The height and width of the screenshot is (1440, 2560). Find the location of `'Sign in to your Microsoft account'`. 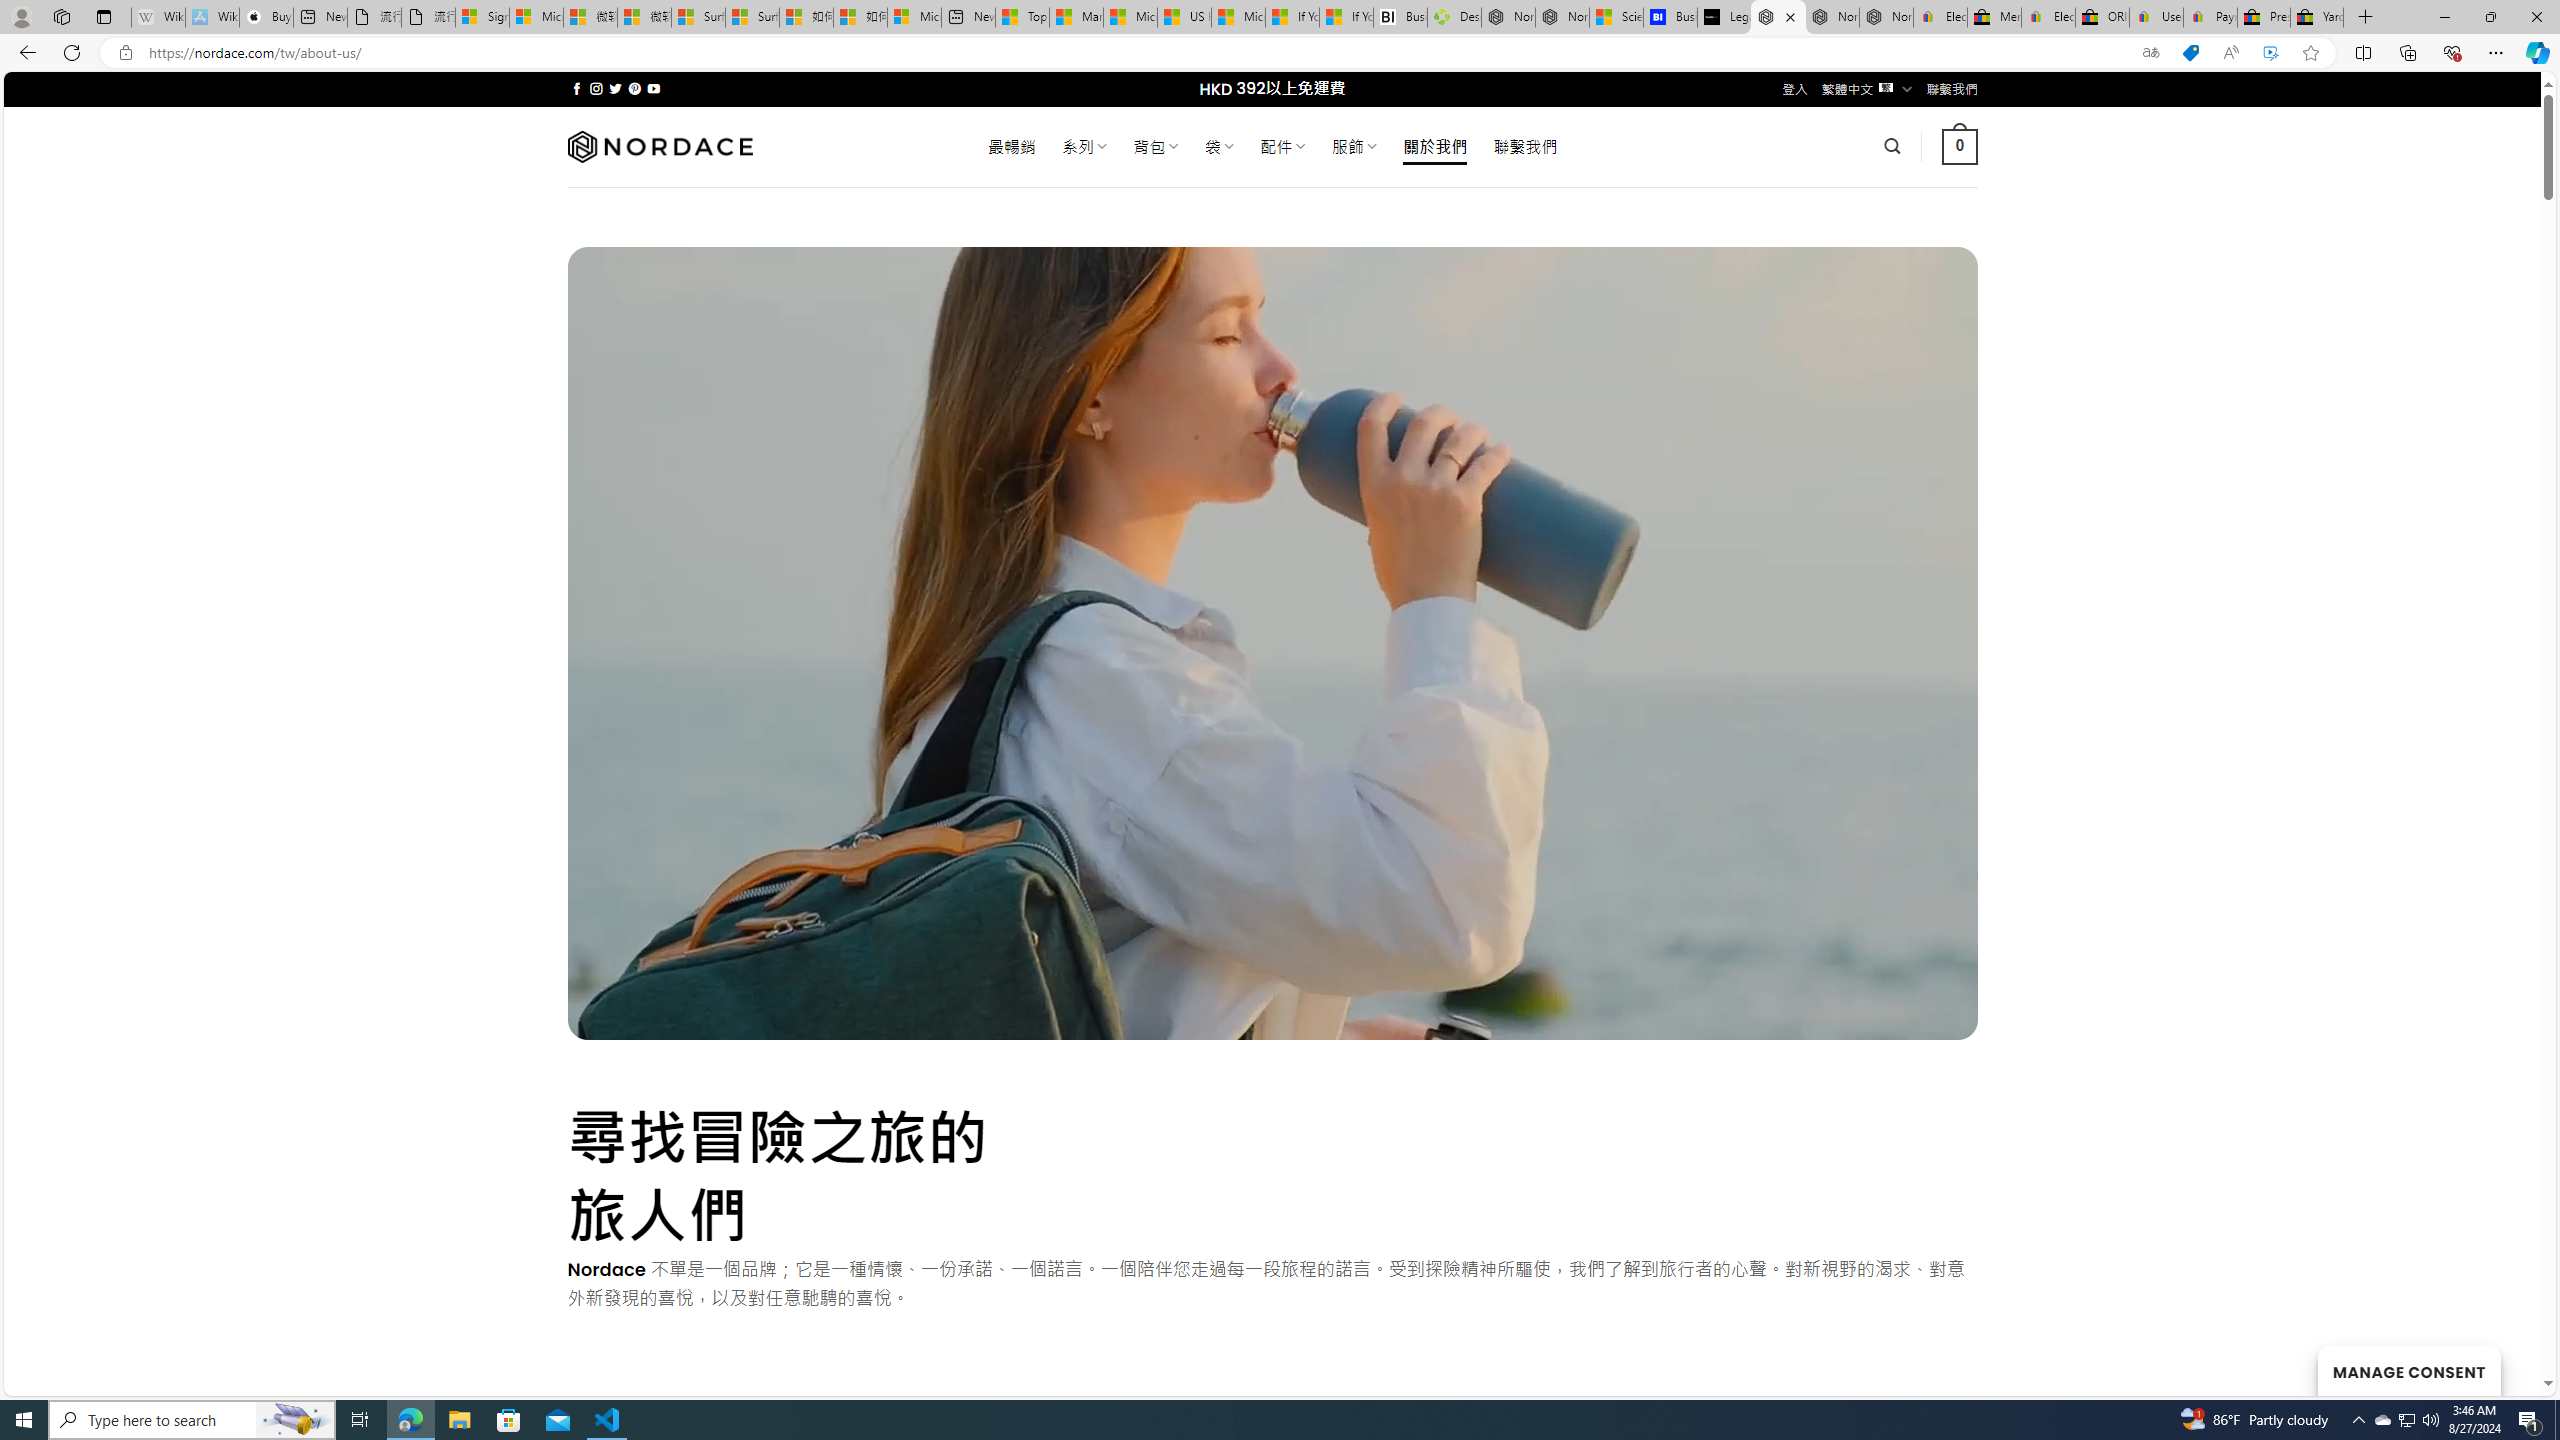

'Sign in to your Microsoft account' is located at coordinates (481, 16).